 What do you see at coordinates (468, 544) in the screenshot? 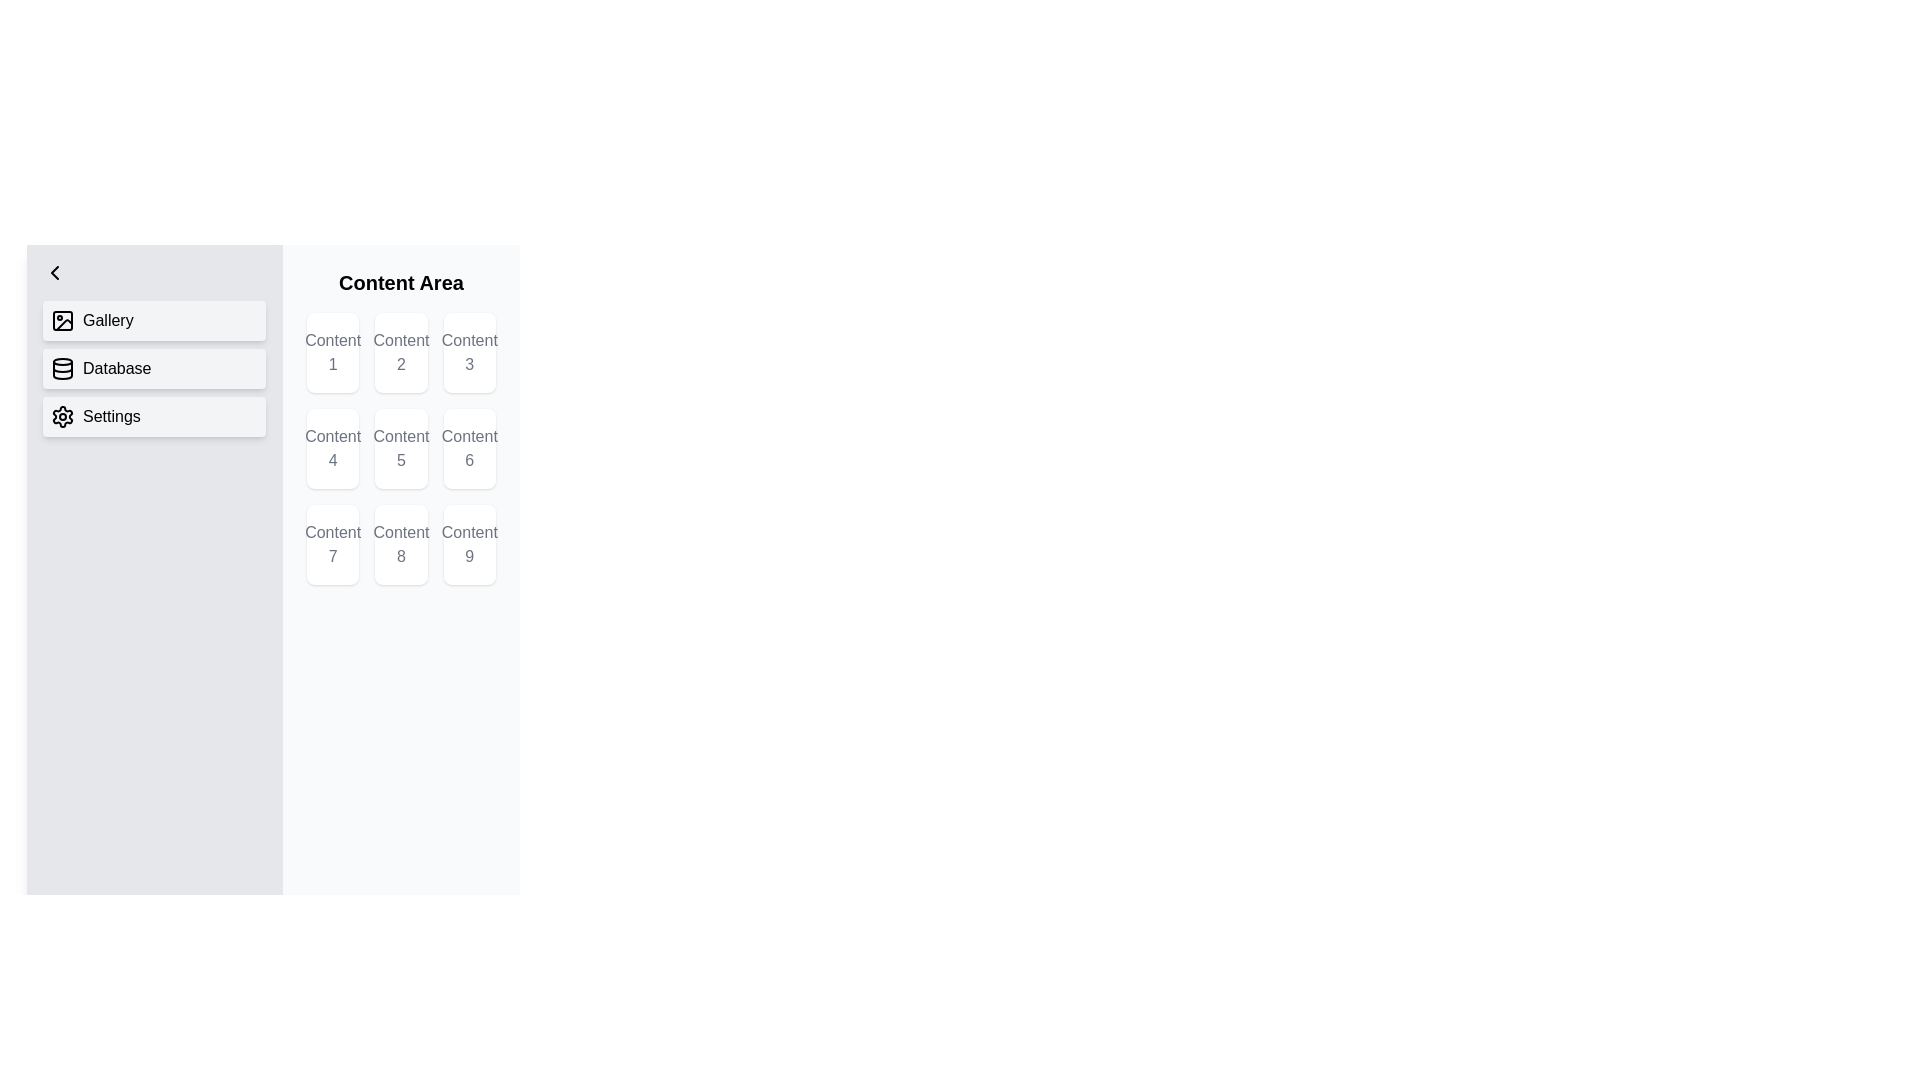
I see `the display box for the label 'Content 9', located in the bottom-right corner of the 3x3 grid layout within the 'Content Area' section` at bounding box center [468, 544].